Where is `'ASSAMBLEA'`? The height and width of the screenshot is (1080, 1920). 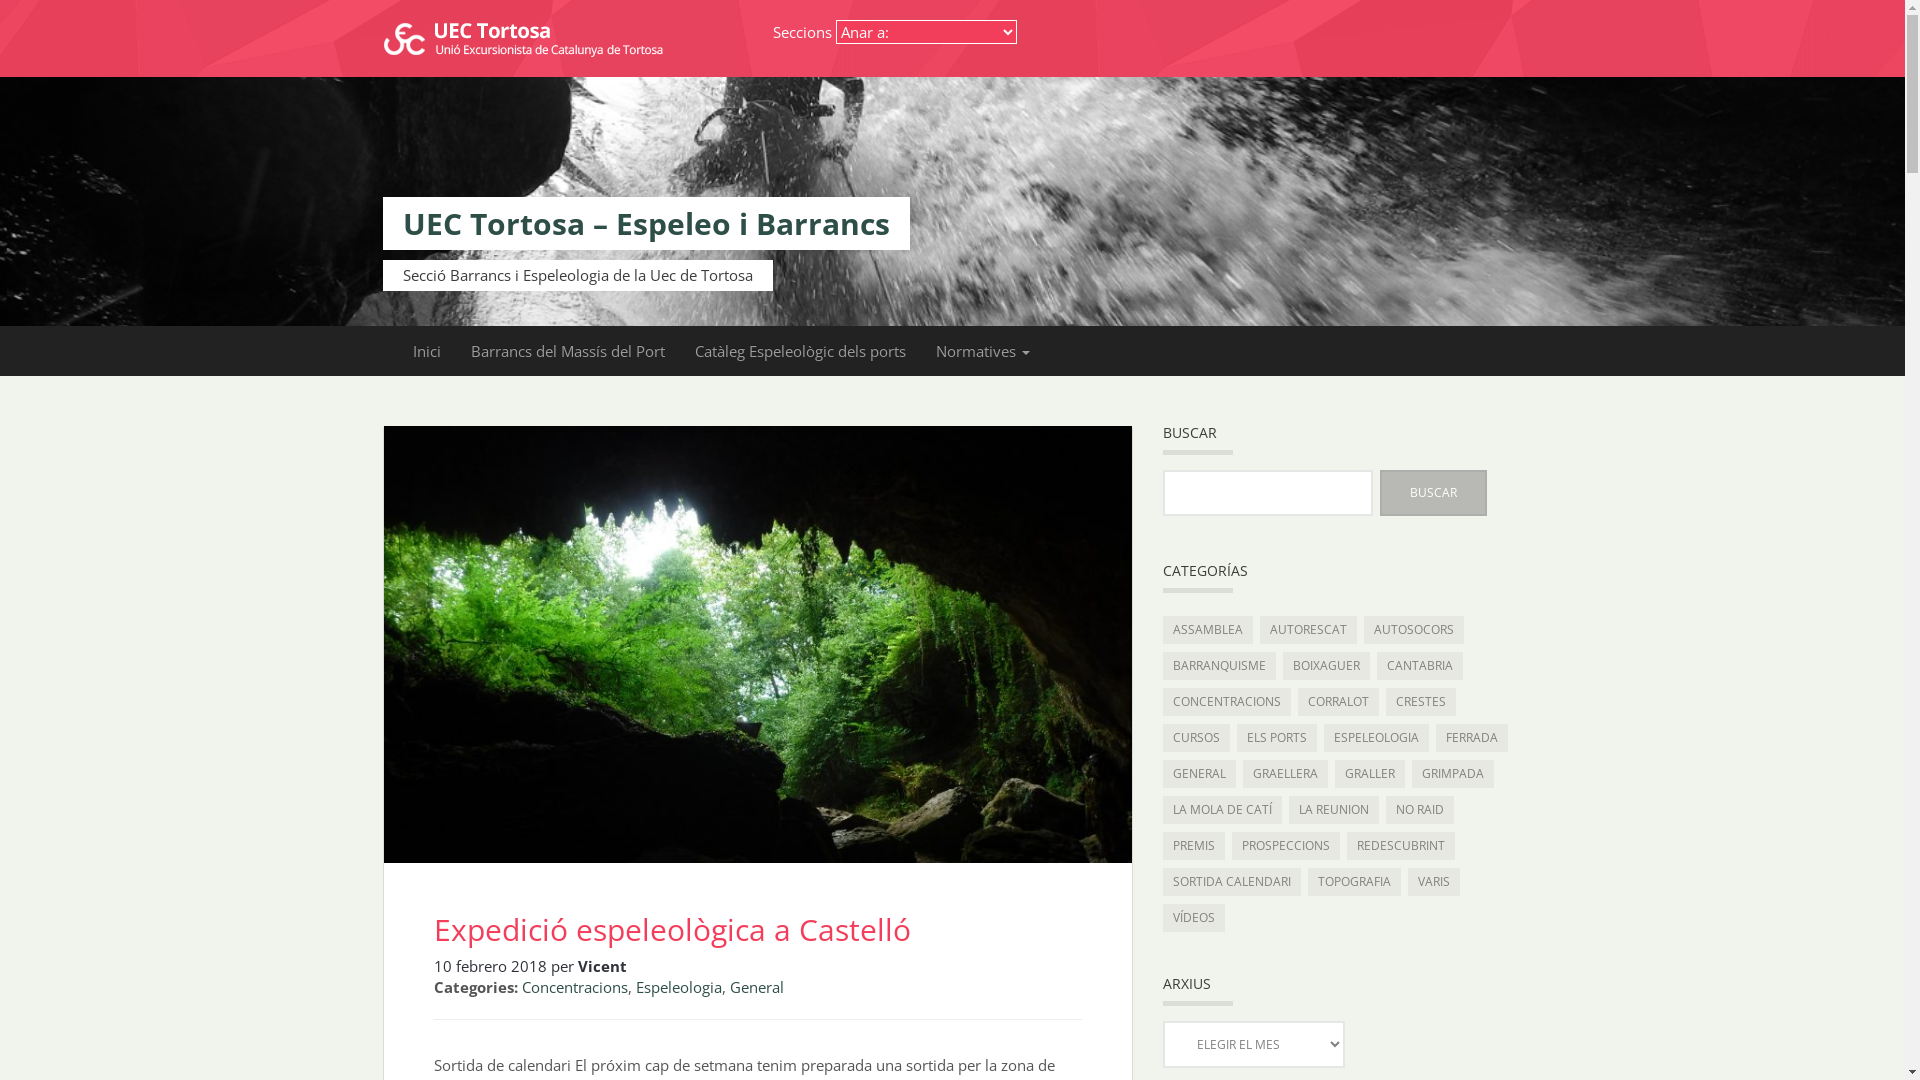 'ASSAMBLEA' is located at coordinates (1161, 628).